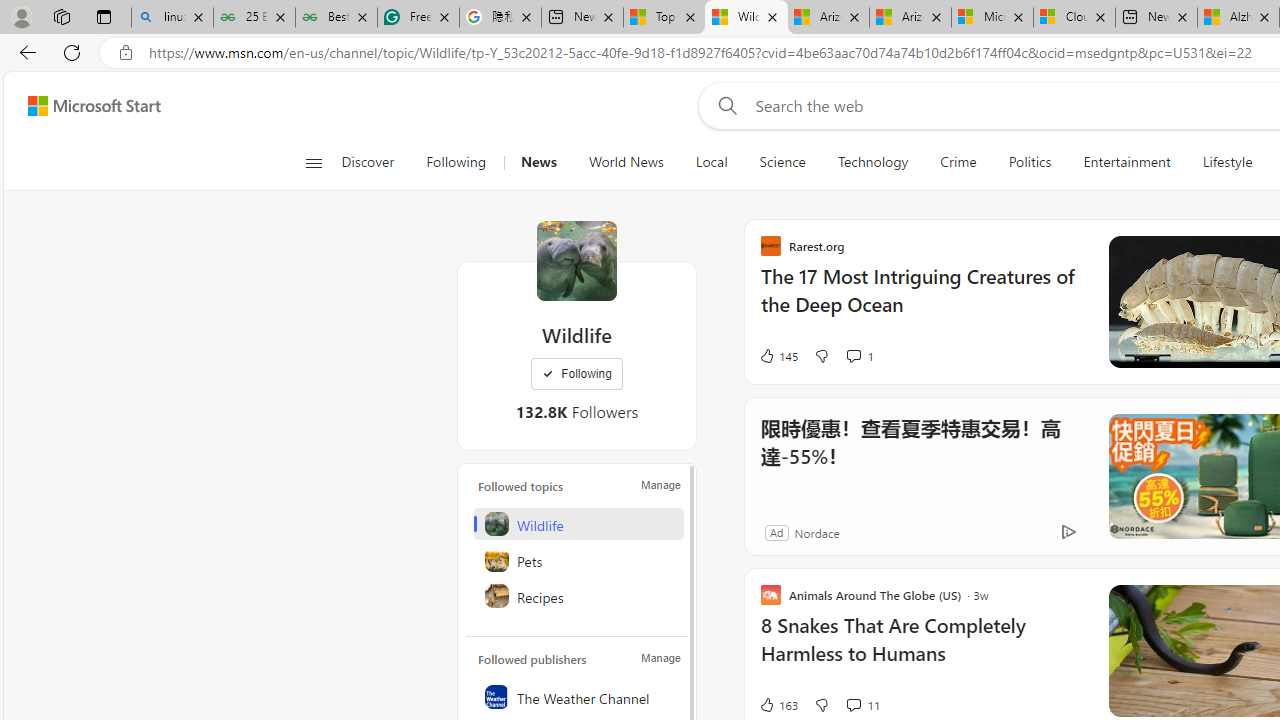  Describe the element at coordinates (417, 17) in the screenshot. I see `'Free AI Writing Assistance for Students | Grammarly'` at that location.